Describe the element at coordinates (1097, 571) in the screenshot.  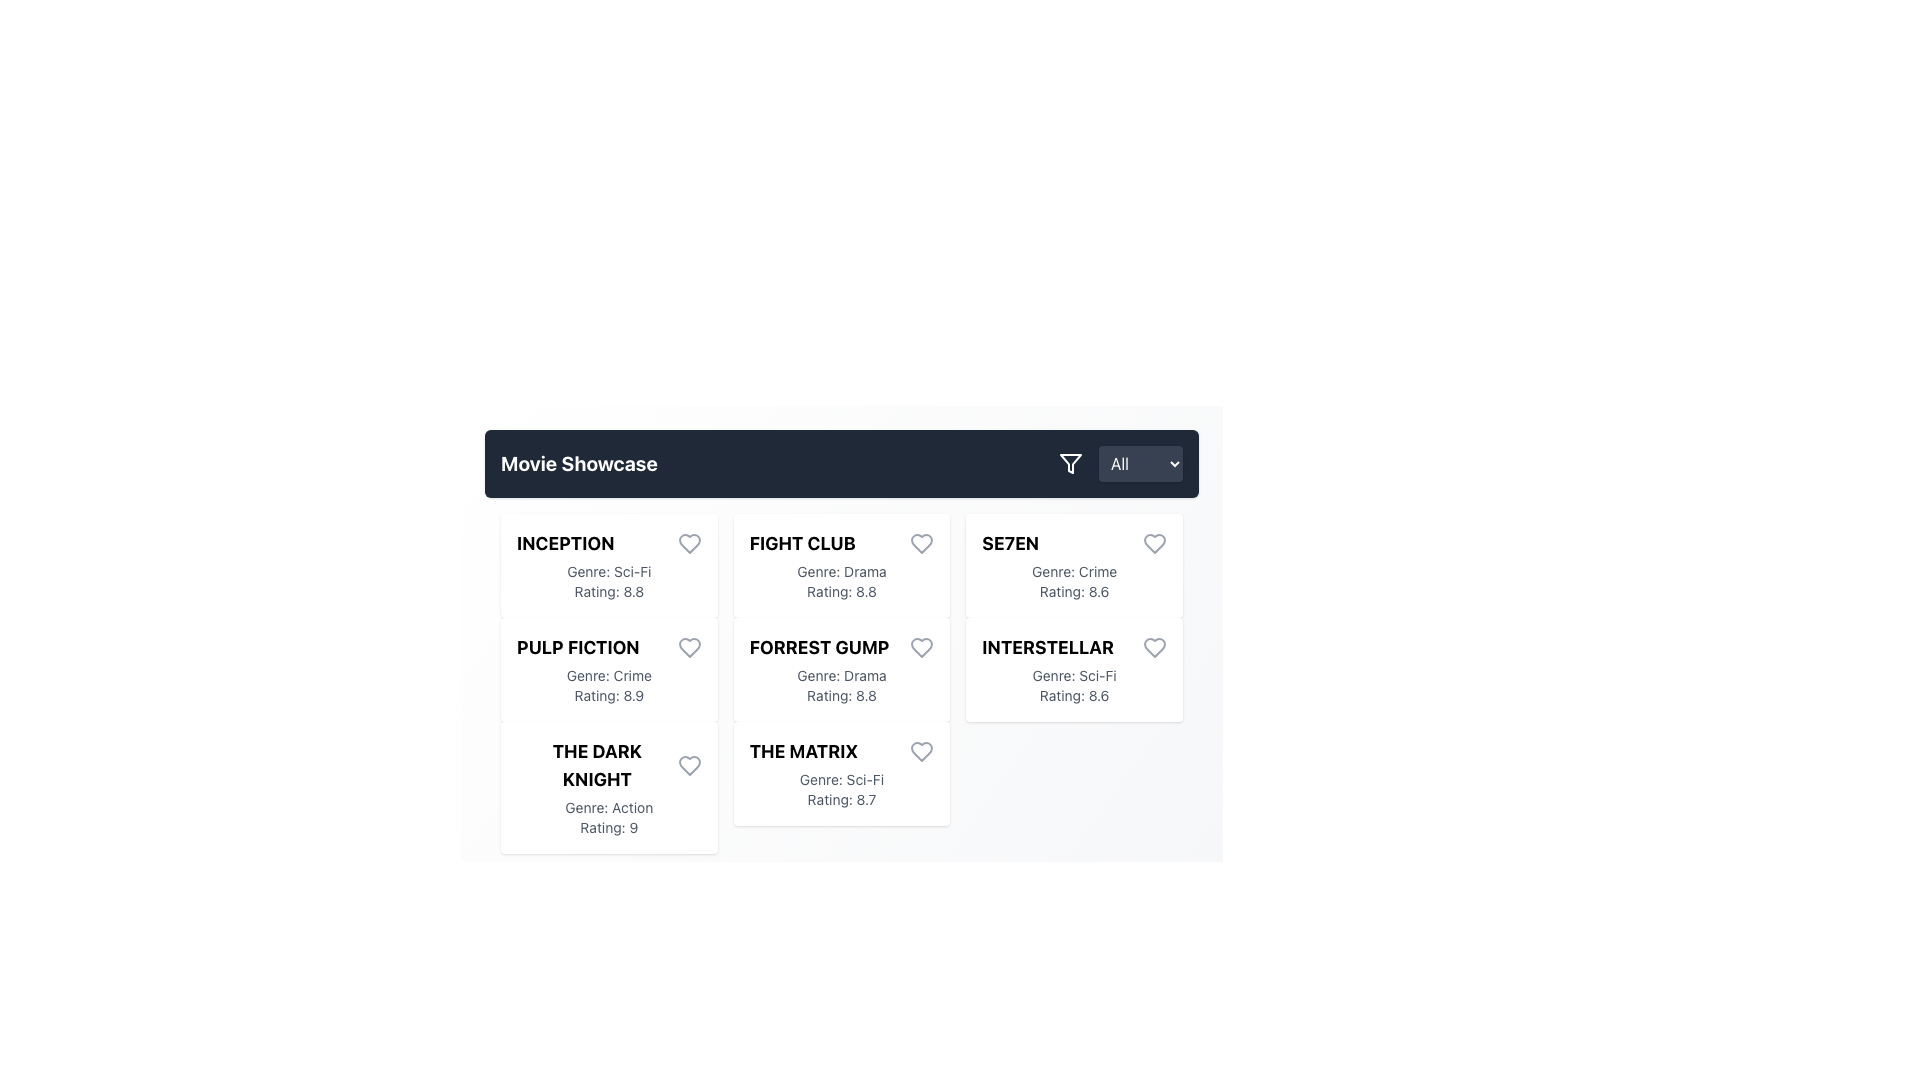
I see `the text label displaying the genre of the movie 'SE7EN', located in the second column of the detailed movie card interface, specifically in the 'Genre' field positioned below the movie title` at that location.